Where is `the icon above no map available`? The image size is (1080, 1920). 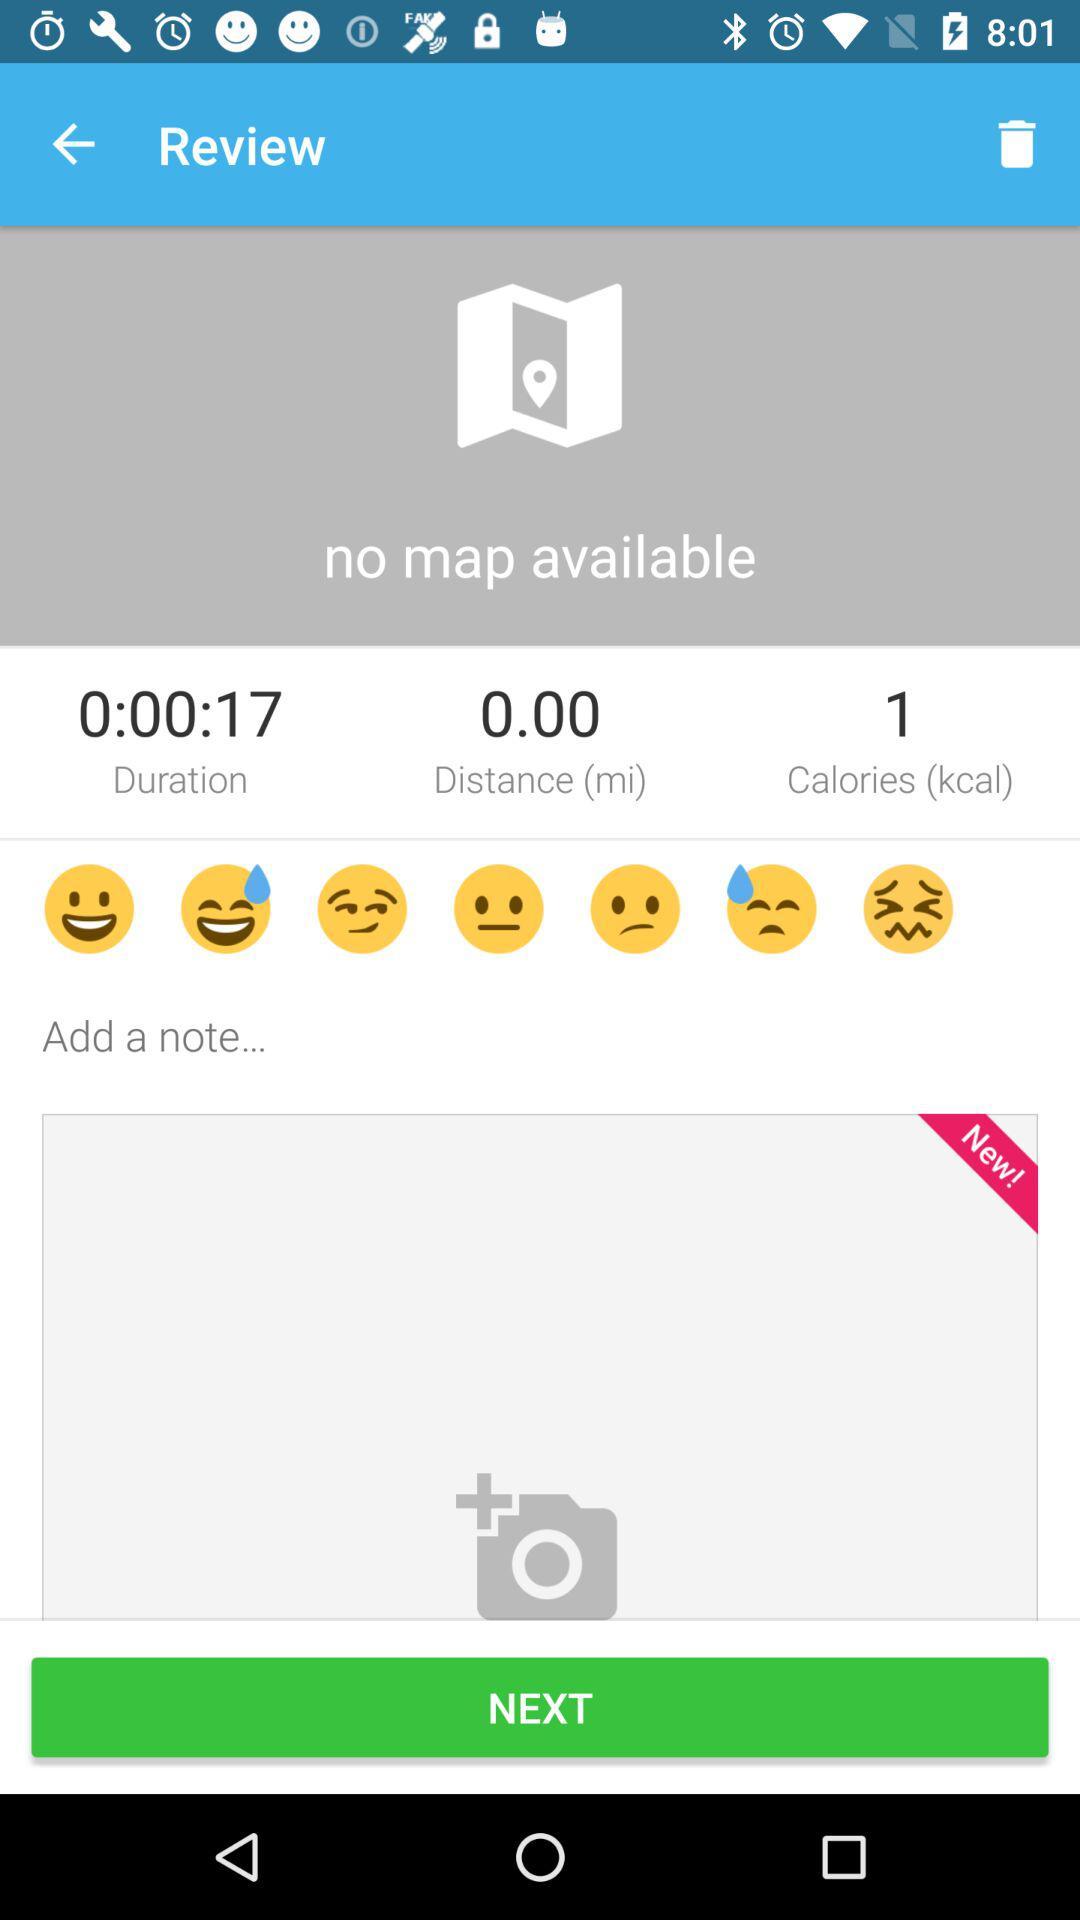 the icon above no map available is located at coordinates (538, 365).